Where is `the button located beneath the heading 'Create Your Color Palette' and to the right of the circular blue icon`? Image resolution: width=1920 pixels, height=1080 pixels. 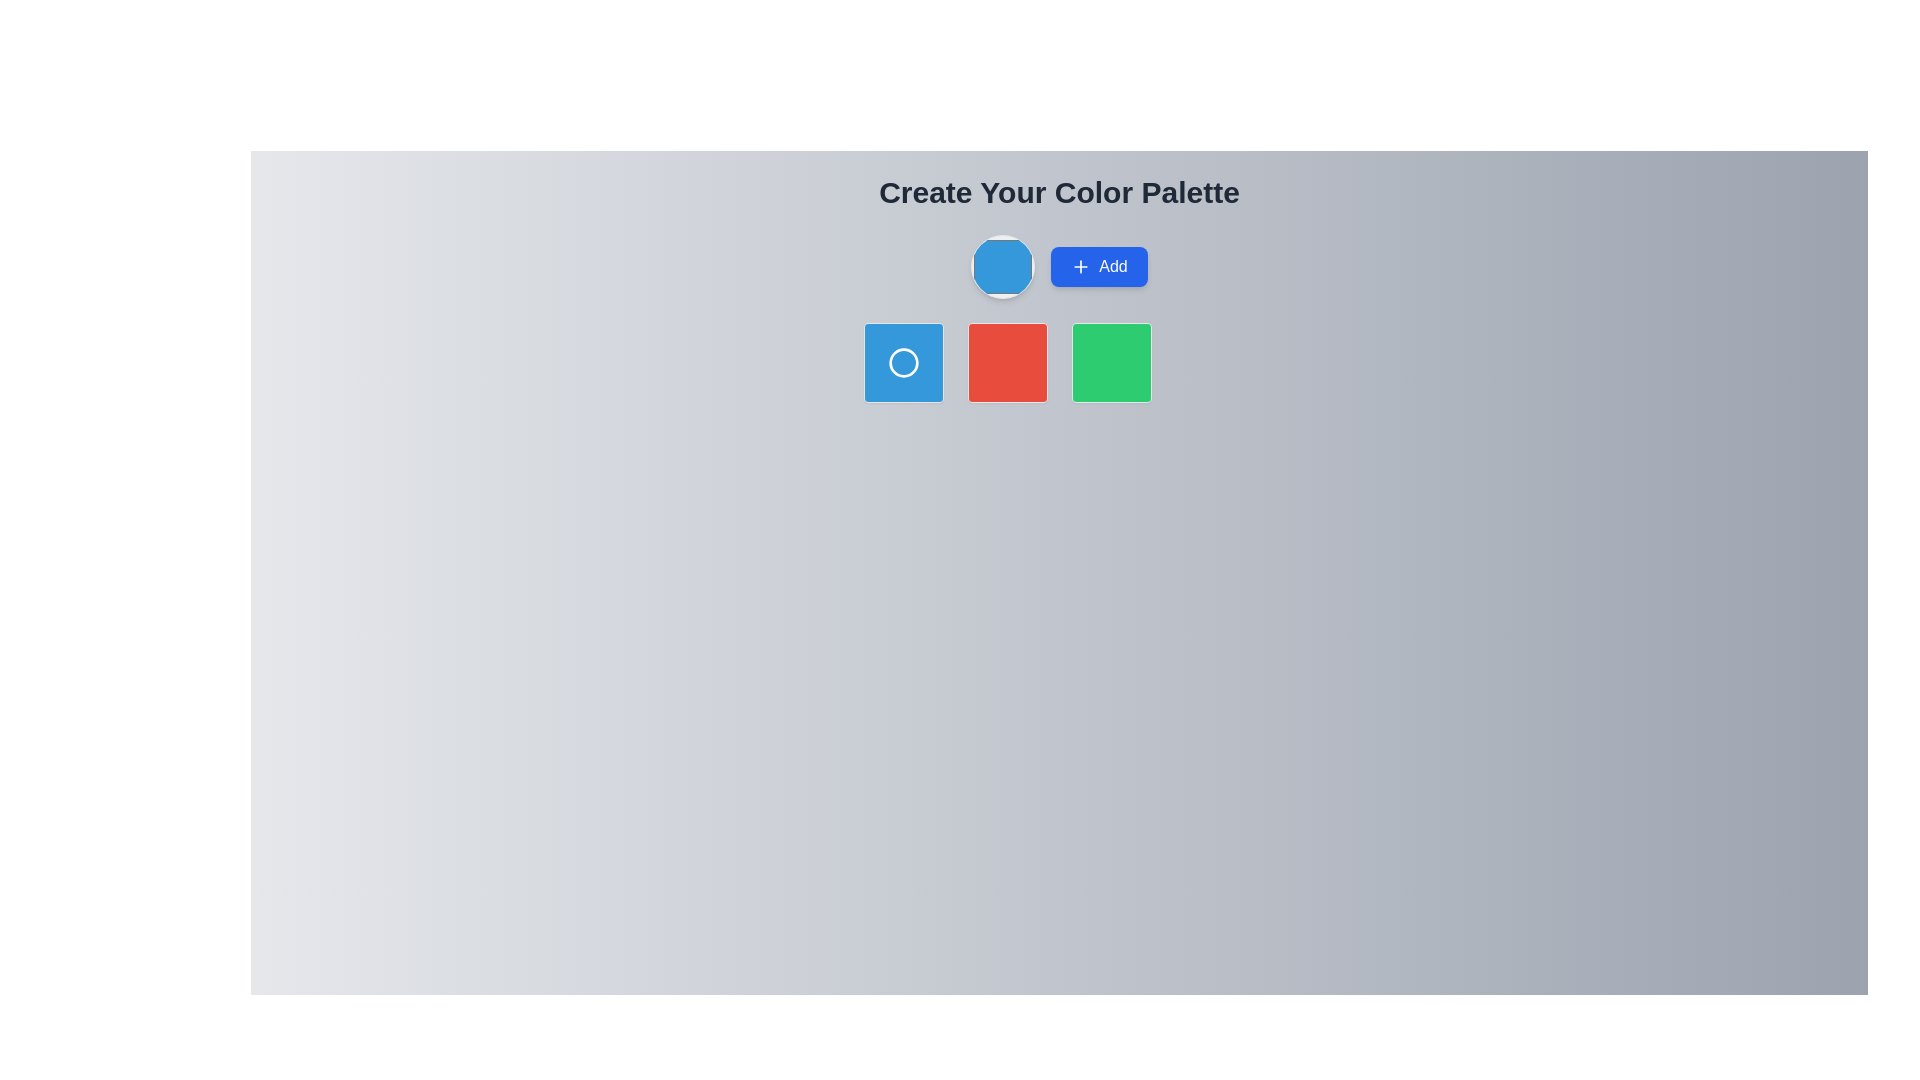 the button located beneath the heading 'Create Your Color Palette' and to the right of the circular blue icon is located at coordinates (1058, 265).